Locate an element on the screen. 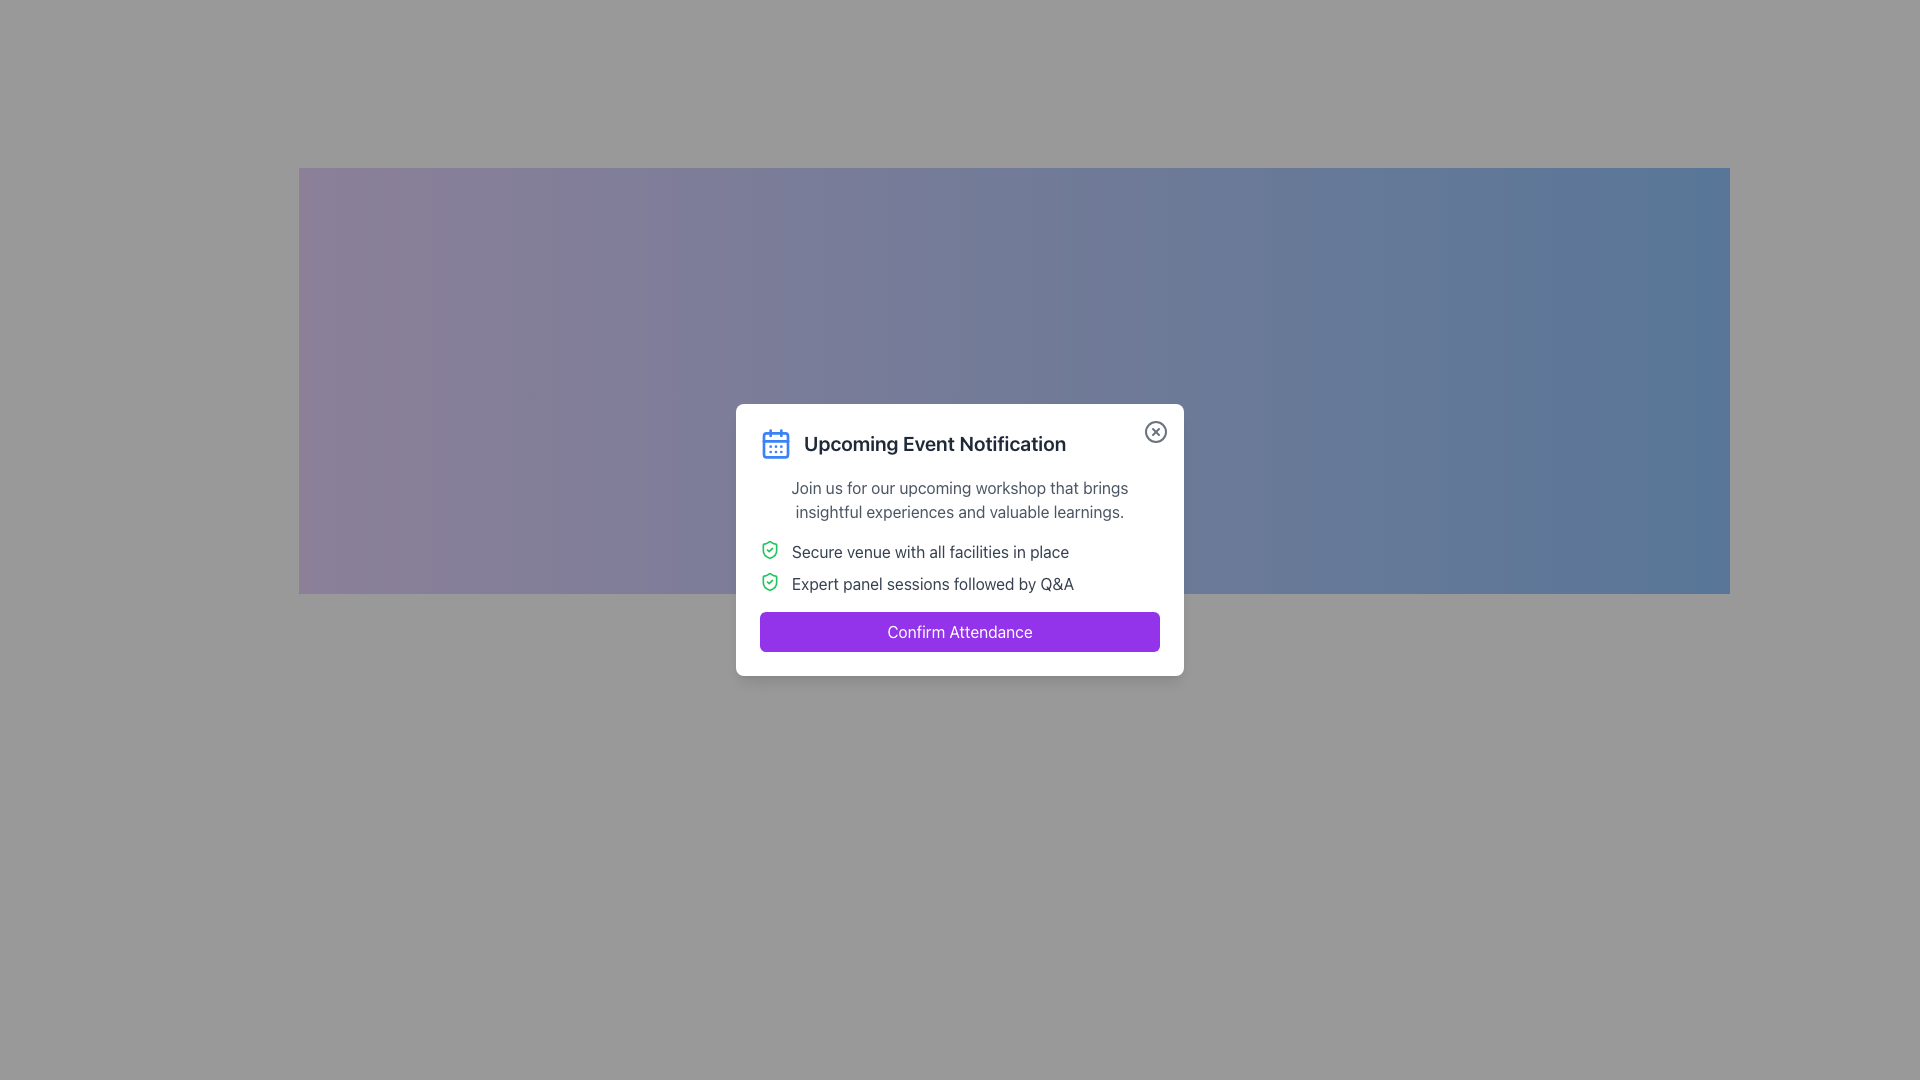 The width and height of the screenshot is (1920, 1080). the calendar icon located in the top left corner of the modal dialog box displaying the 'Upcoming Event Notification' heading is located at coordinates (775, 443).